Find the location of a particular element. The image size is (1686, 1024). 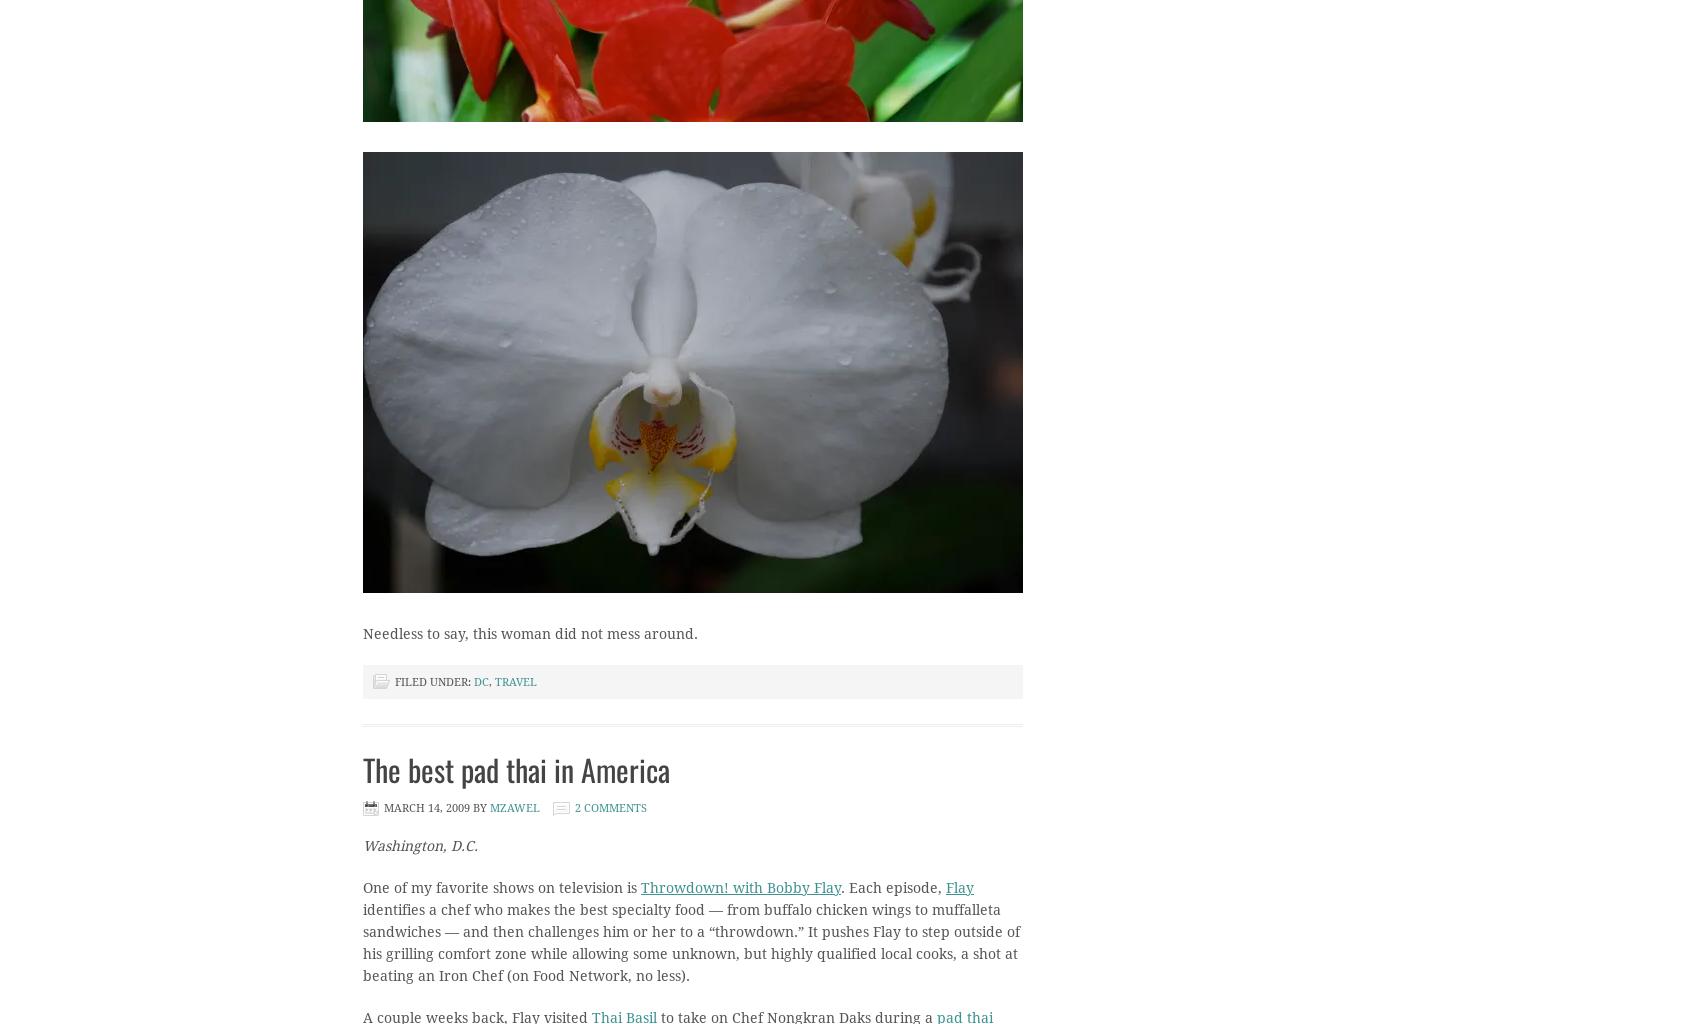

'. Each episode,' is located at coordinates (840, 888).